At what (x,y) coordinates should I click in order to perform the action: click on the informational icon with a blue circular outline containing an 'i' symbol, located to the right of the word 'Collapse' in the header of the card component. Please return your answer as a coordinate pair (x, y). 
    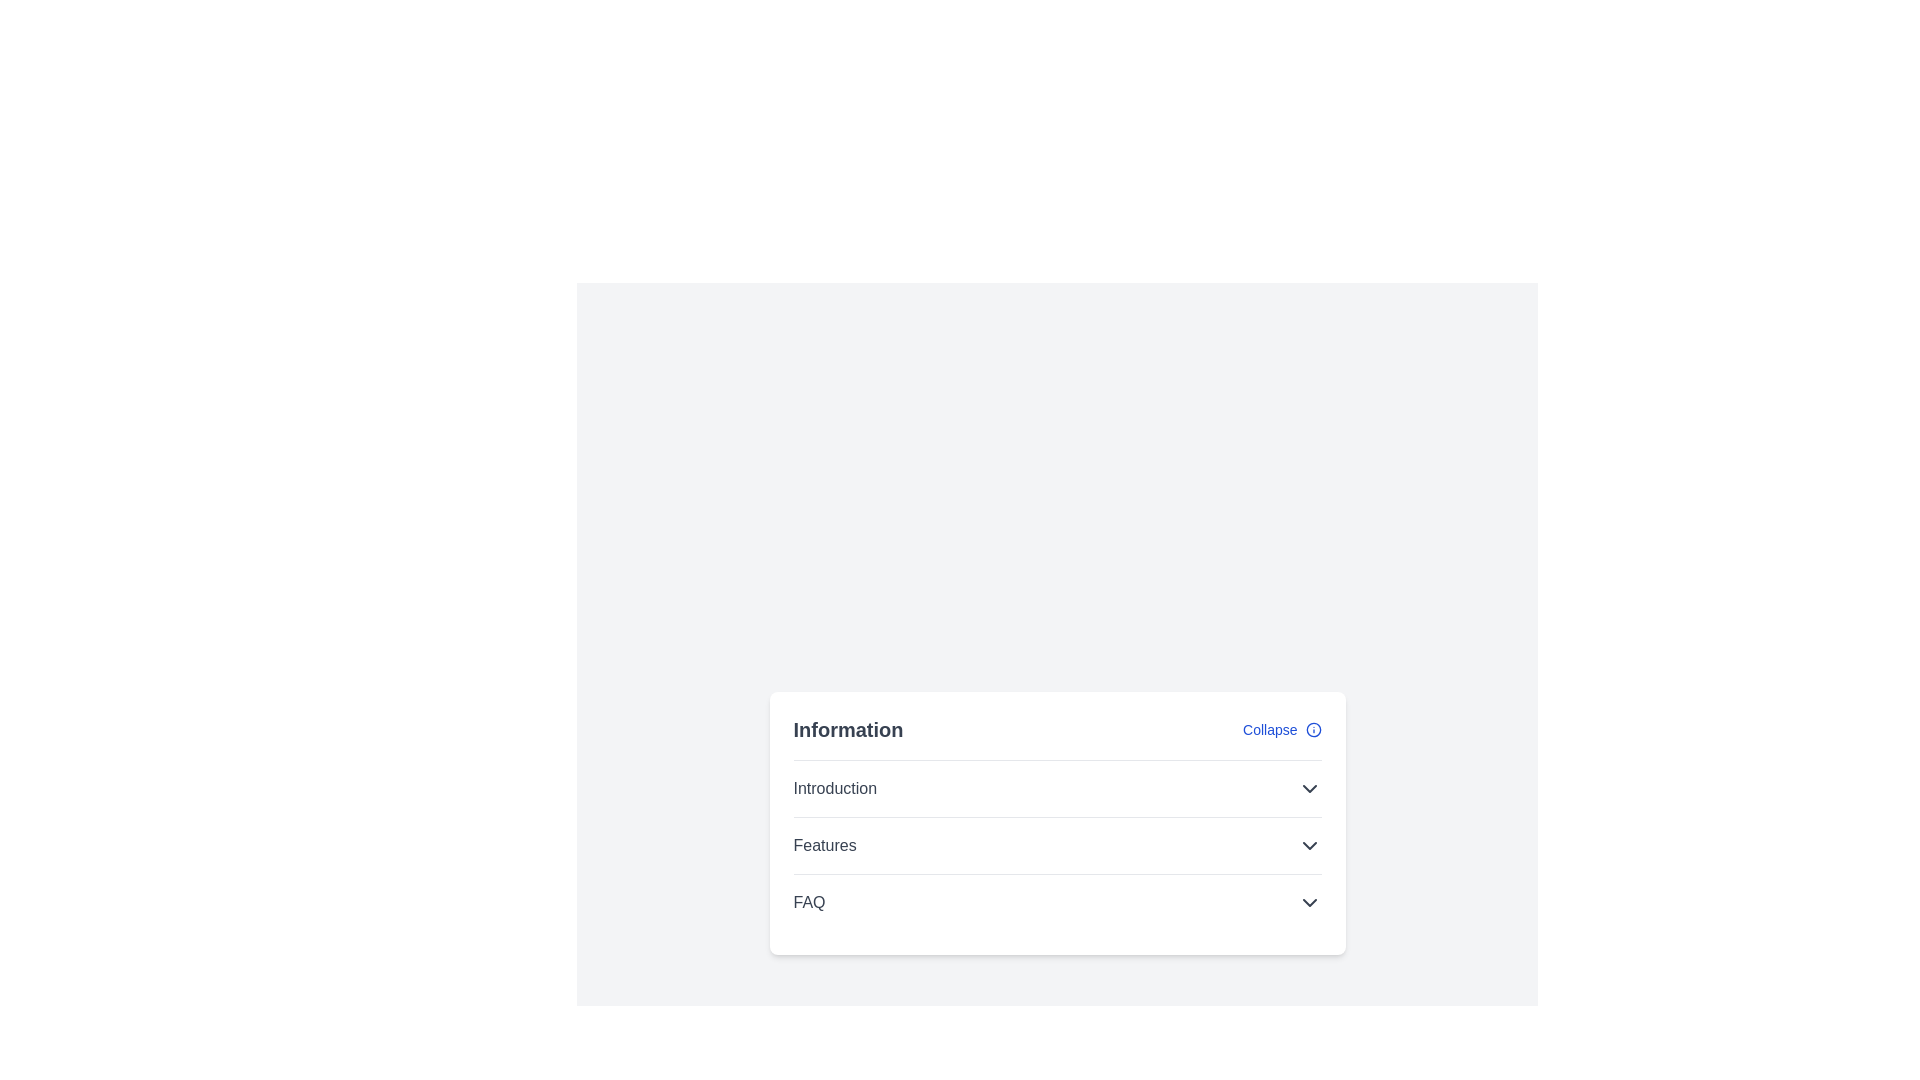
    Looking at the image, I should click on (1313, 729).